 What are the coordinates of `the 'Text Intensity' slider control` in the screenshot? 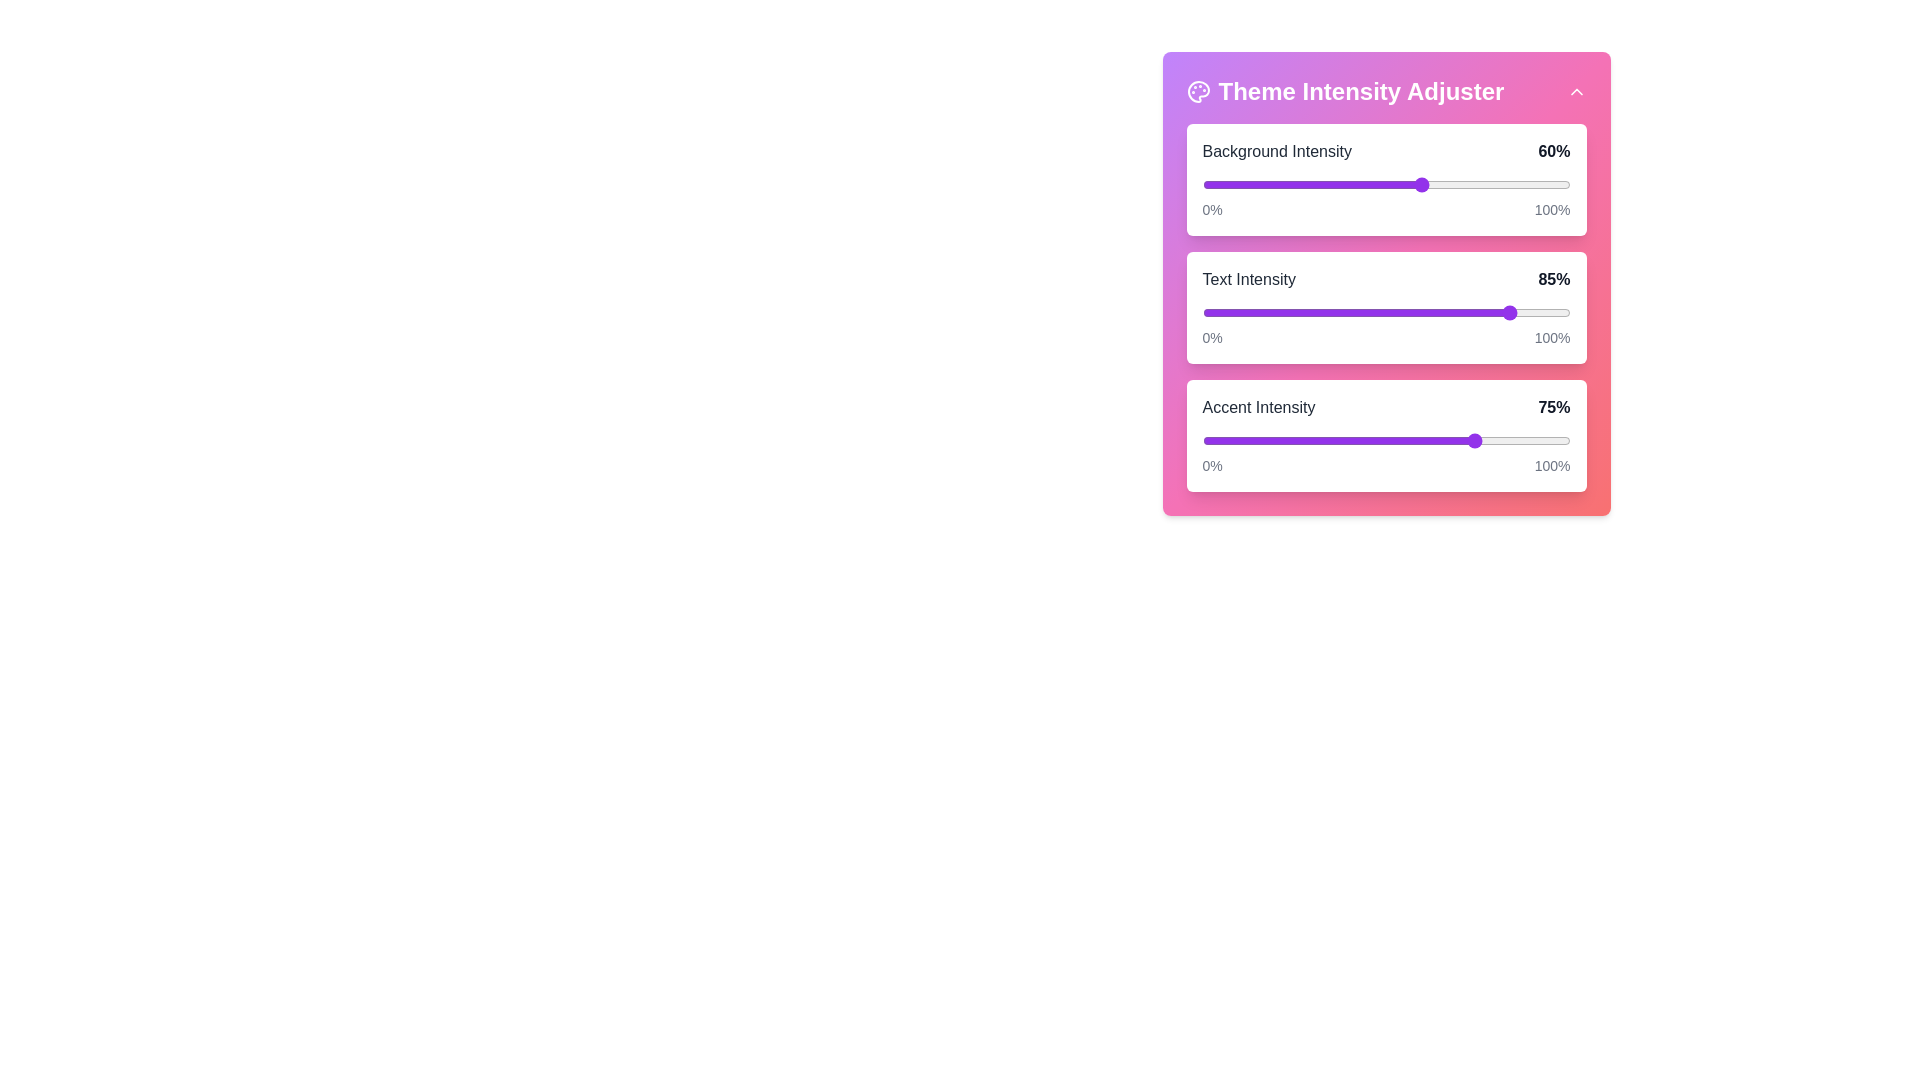 It's located at (1385, 308).